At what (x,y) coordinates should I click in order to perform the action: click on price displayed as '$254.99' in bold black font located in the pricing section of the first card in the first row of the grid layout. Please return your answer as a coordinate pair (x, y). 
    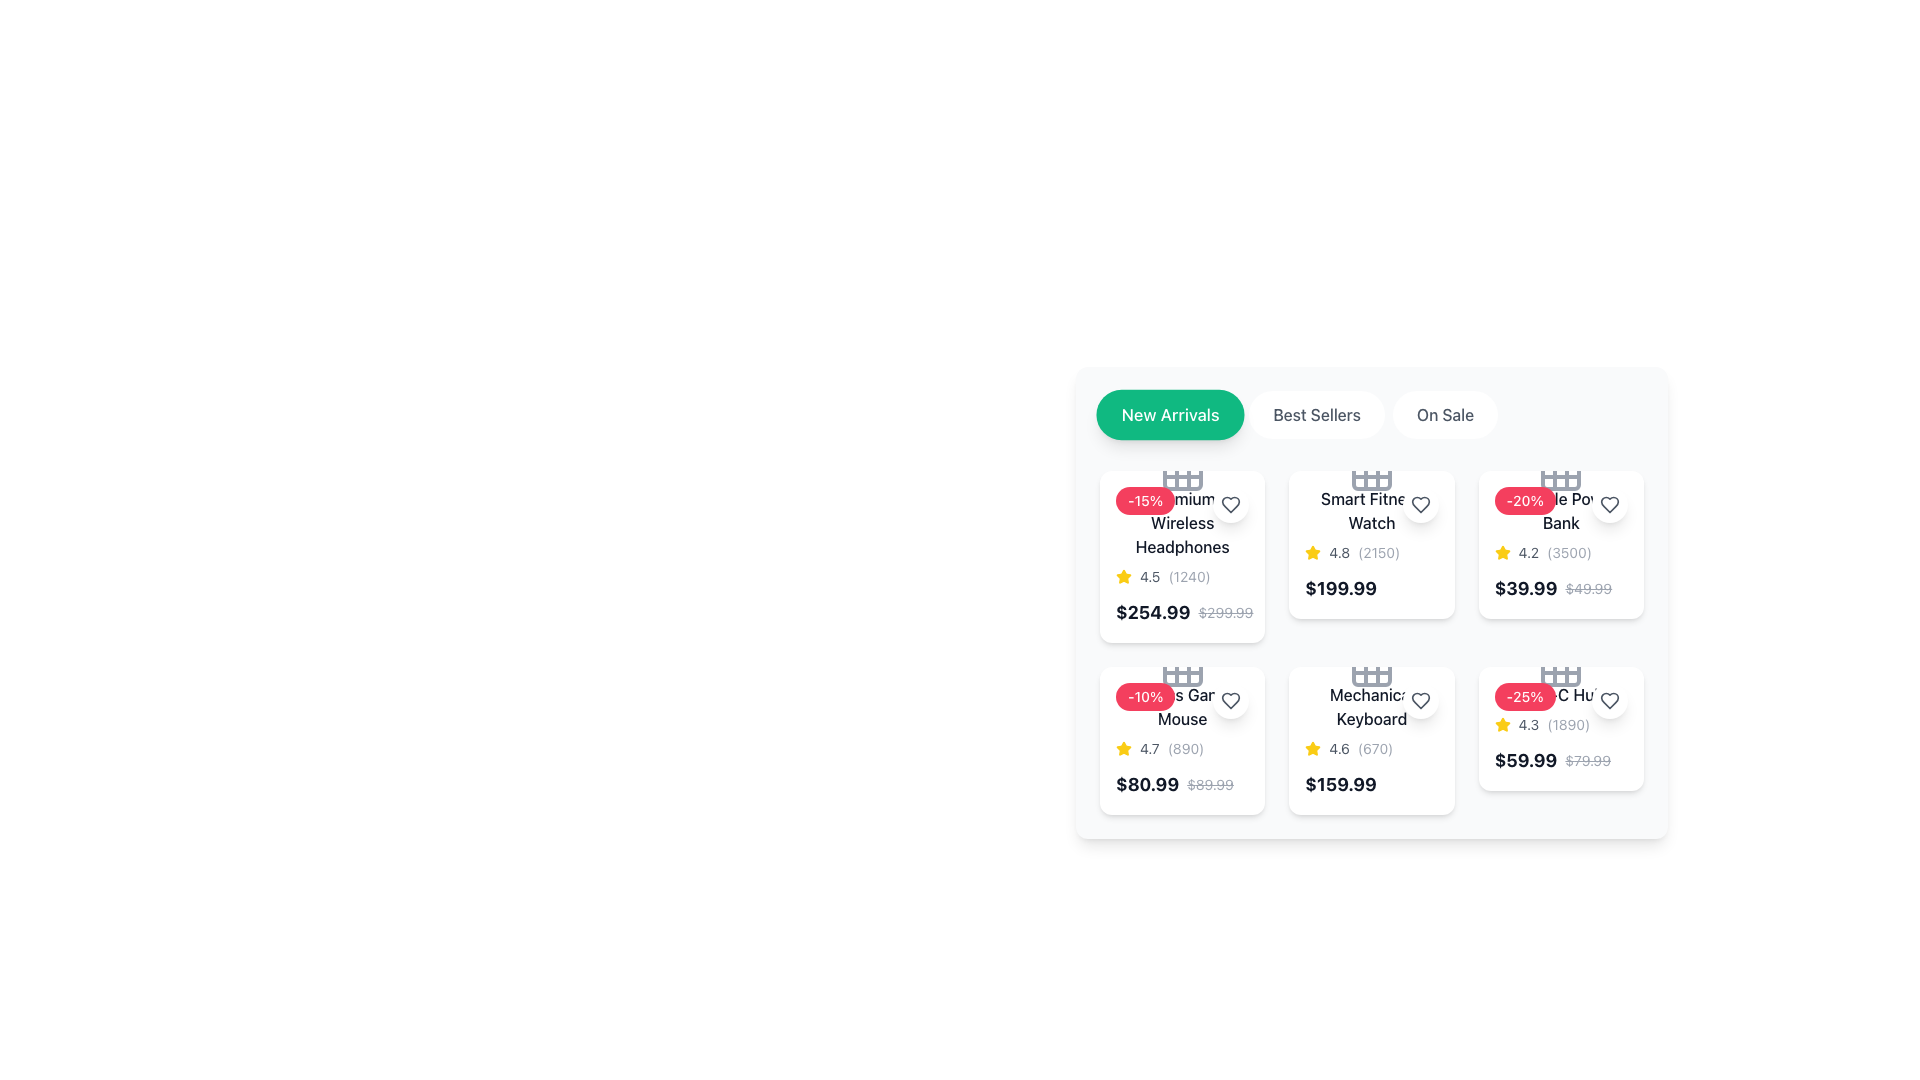
    Looking at the image, I should click on (1153, 612).